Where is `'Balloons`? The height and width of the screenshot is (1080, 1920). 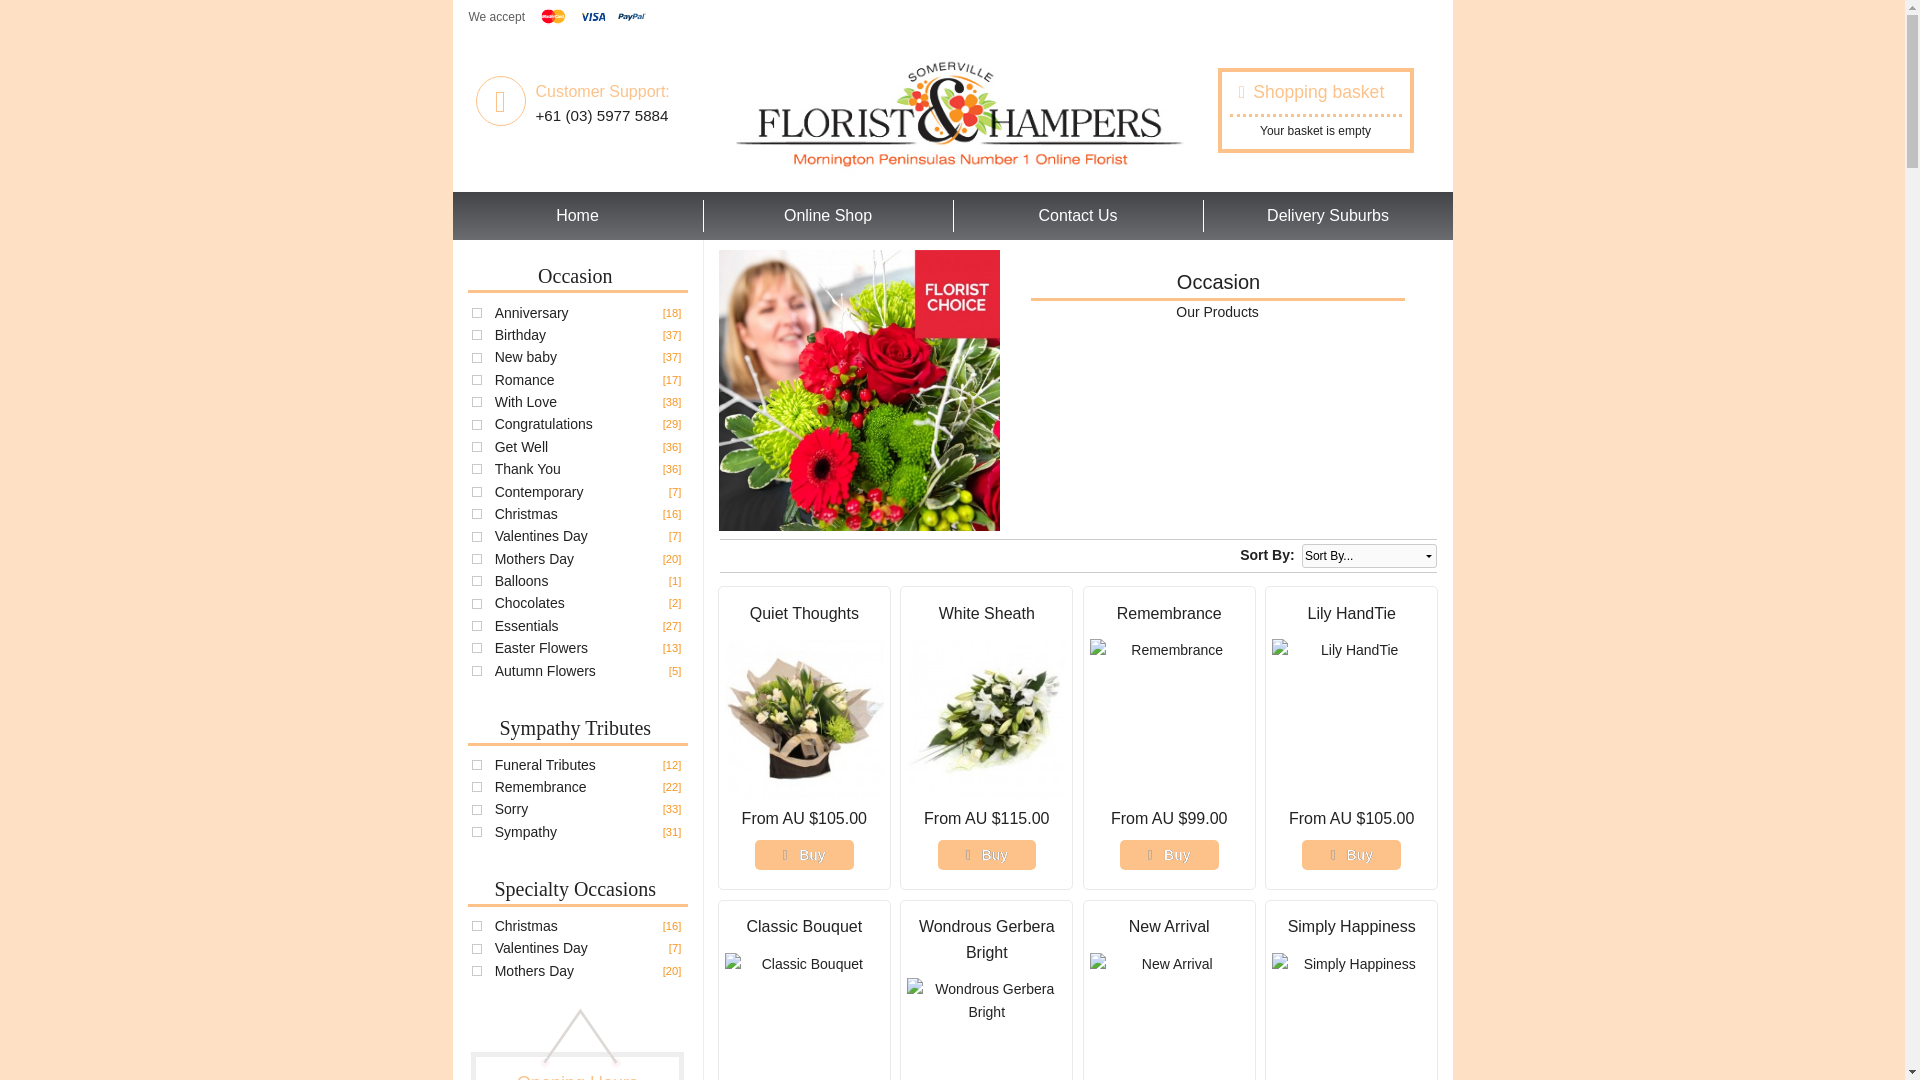
'Balloons is located at coordinates (522, 581).